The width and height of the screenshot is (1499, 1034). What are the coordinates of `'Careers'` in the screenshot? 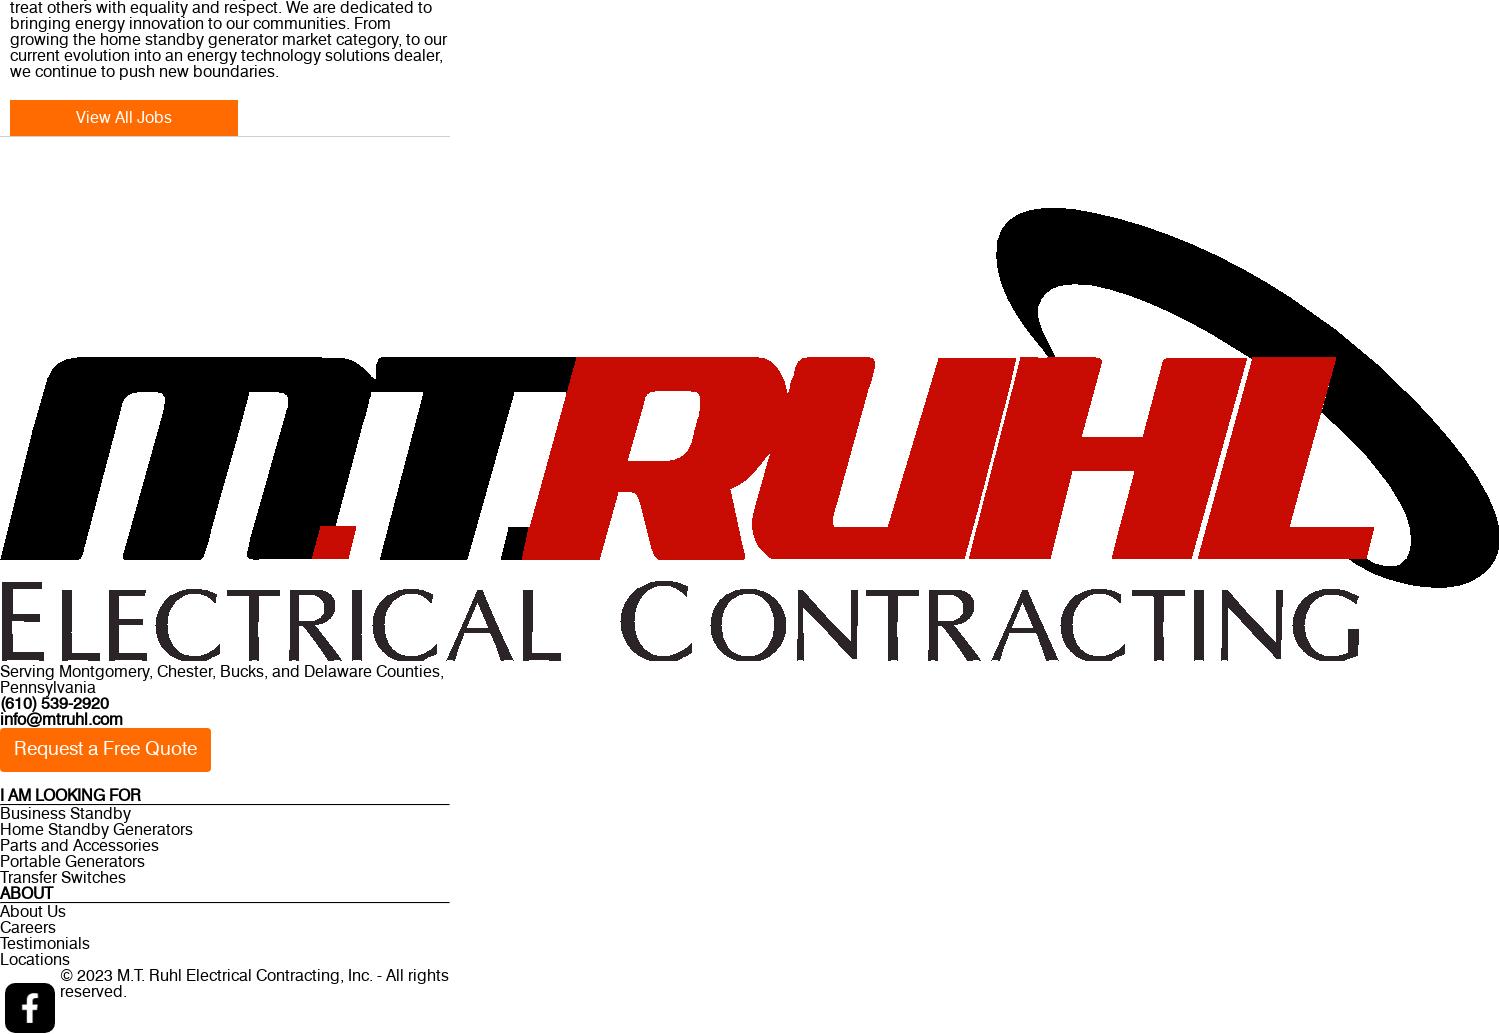 It's located at (28, 927).